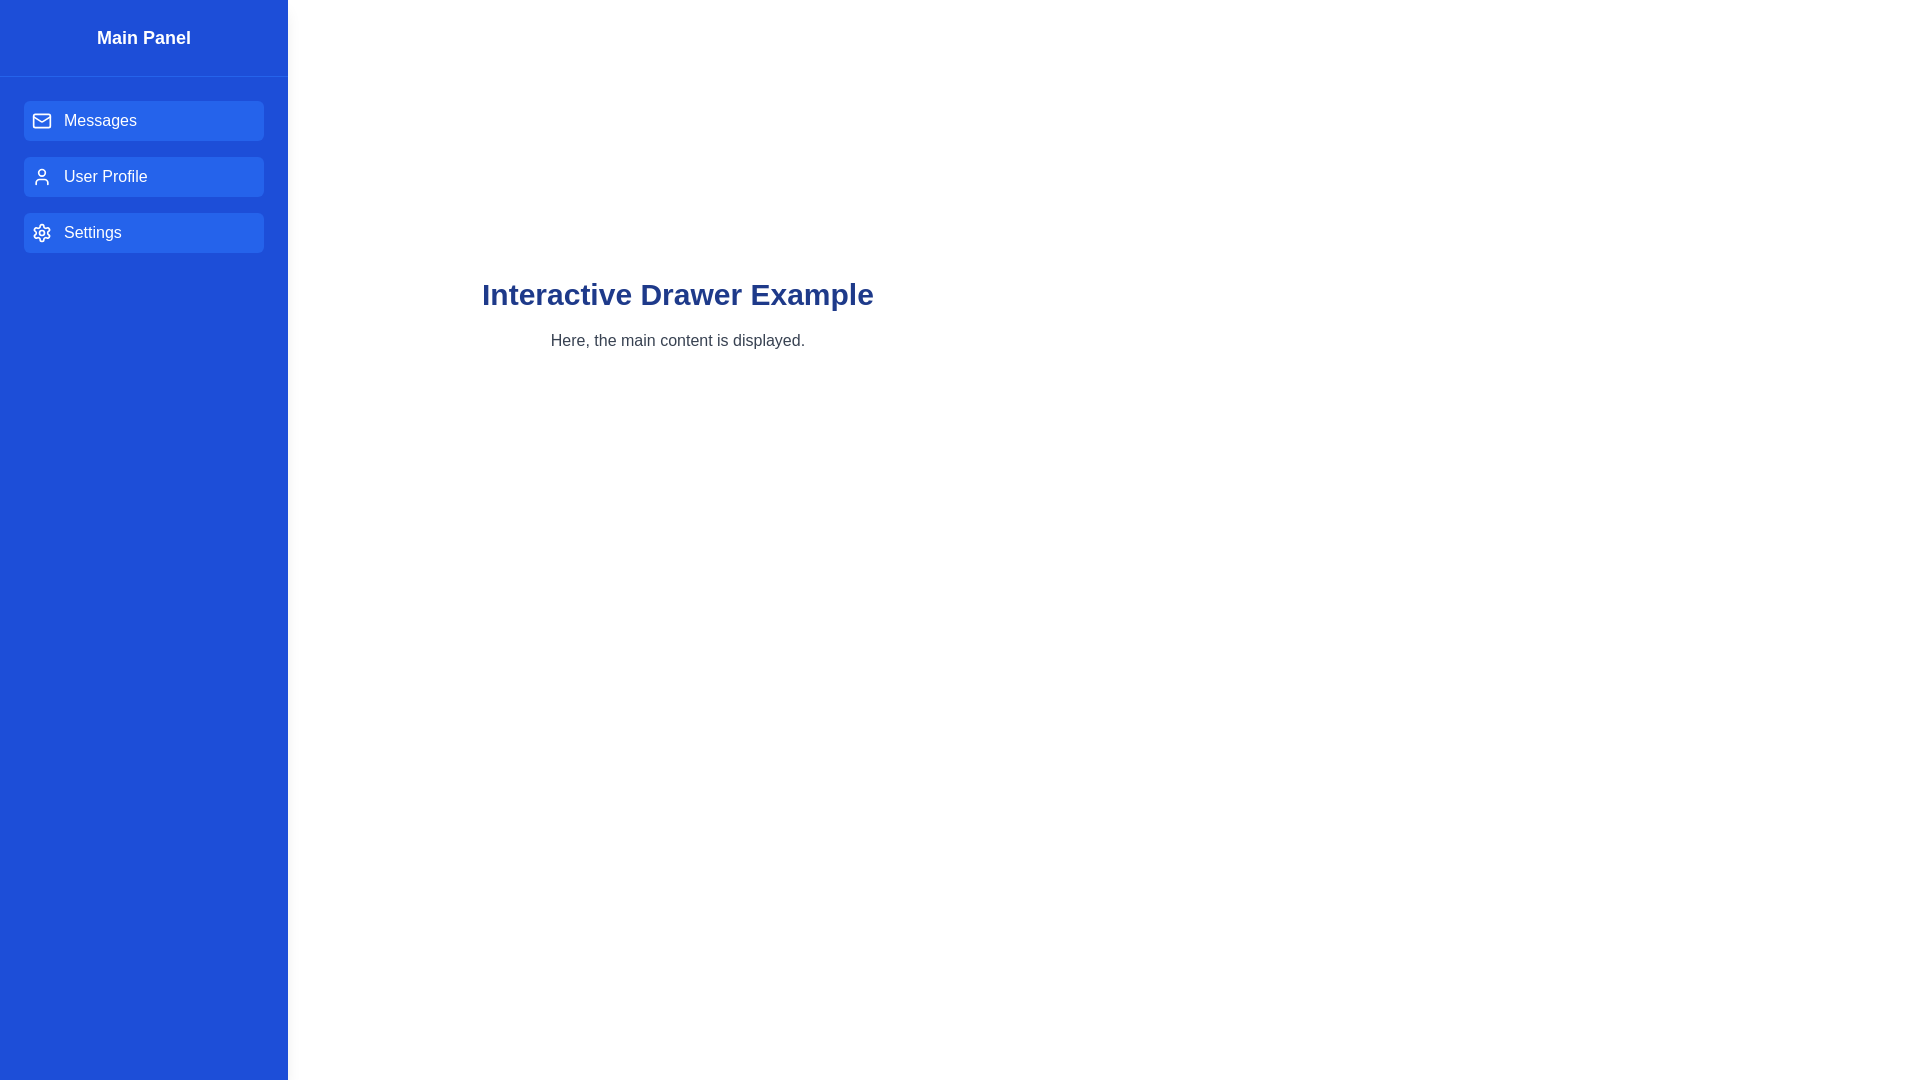  I want to click on toggle button to change the drawer's visibility, so click(43, 43).